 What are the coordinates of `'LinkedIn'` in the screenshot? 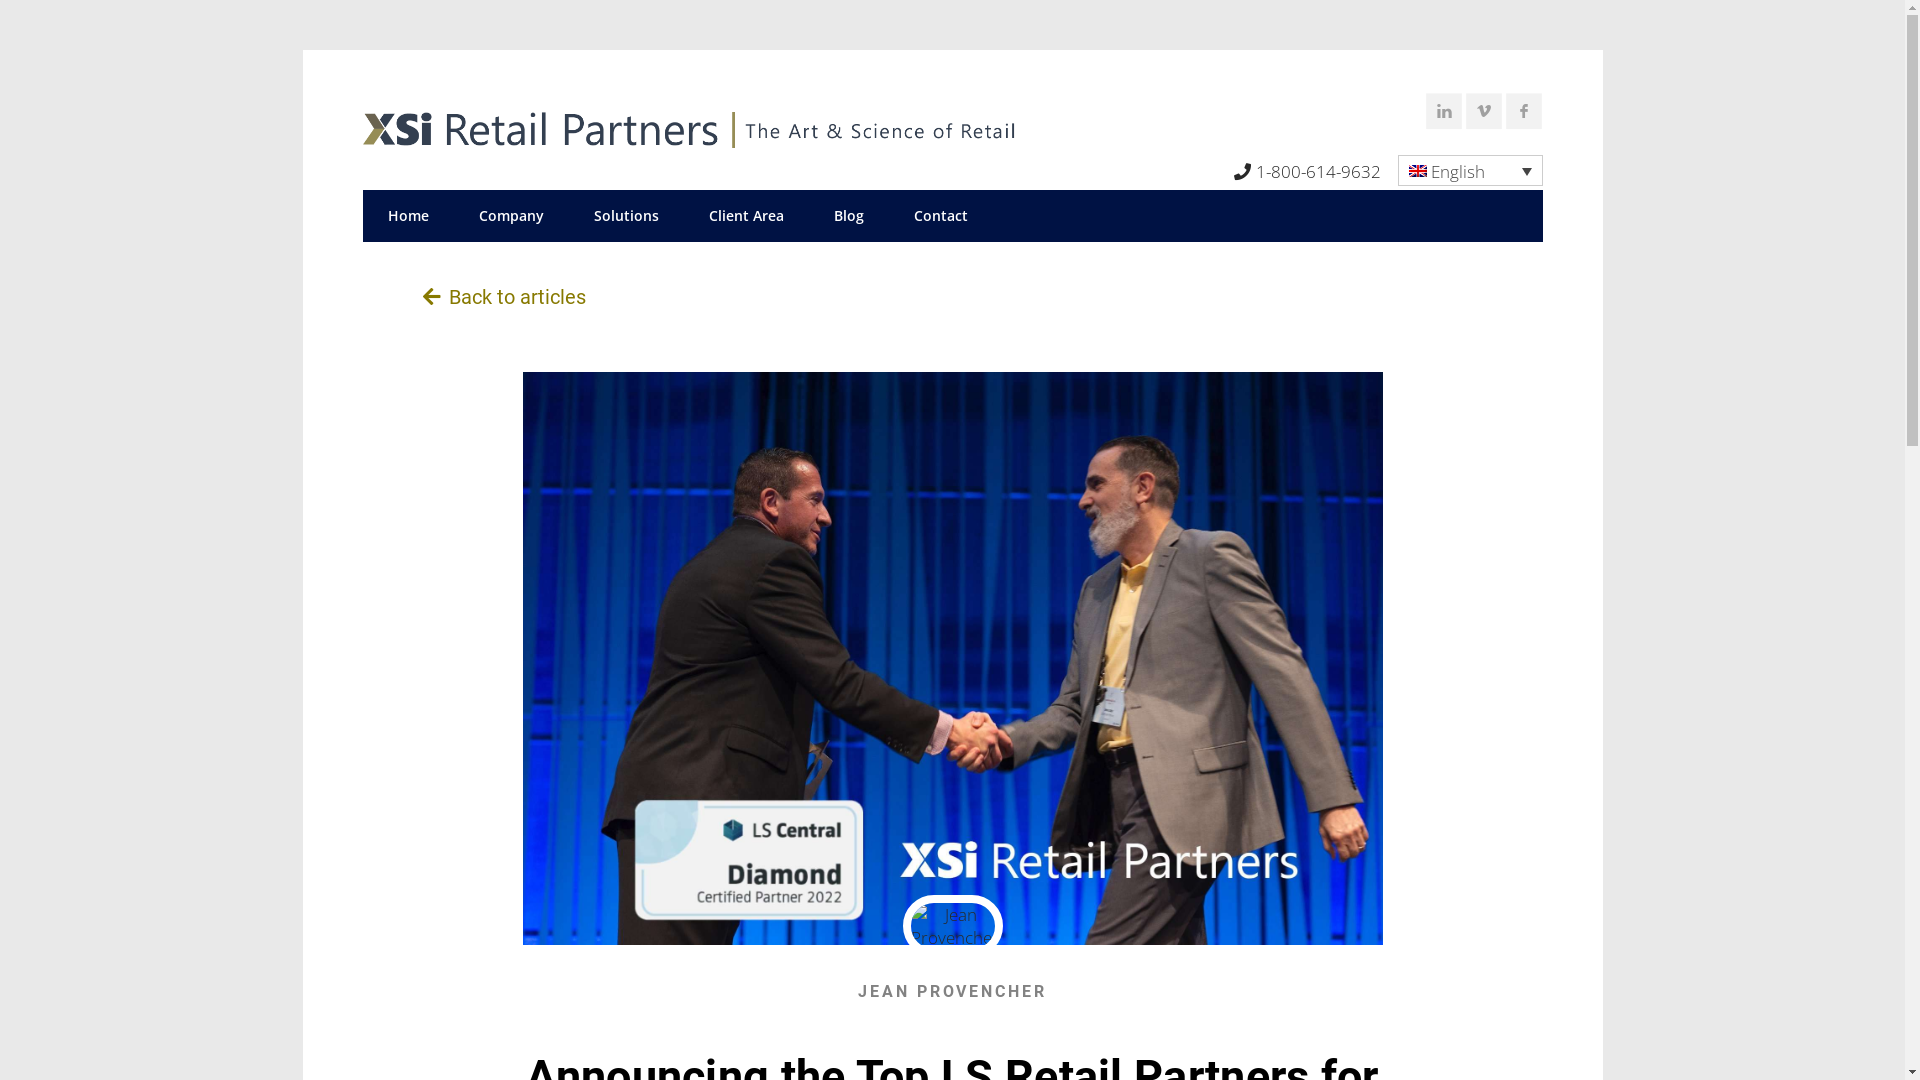 It's located at (1424, 114).